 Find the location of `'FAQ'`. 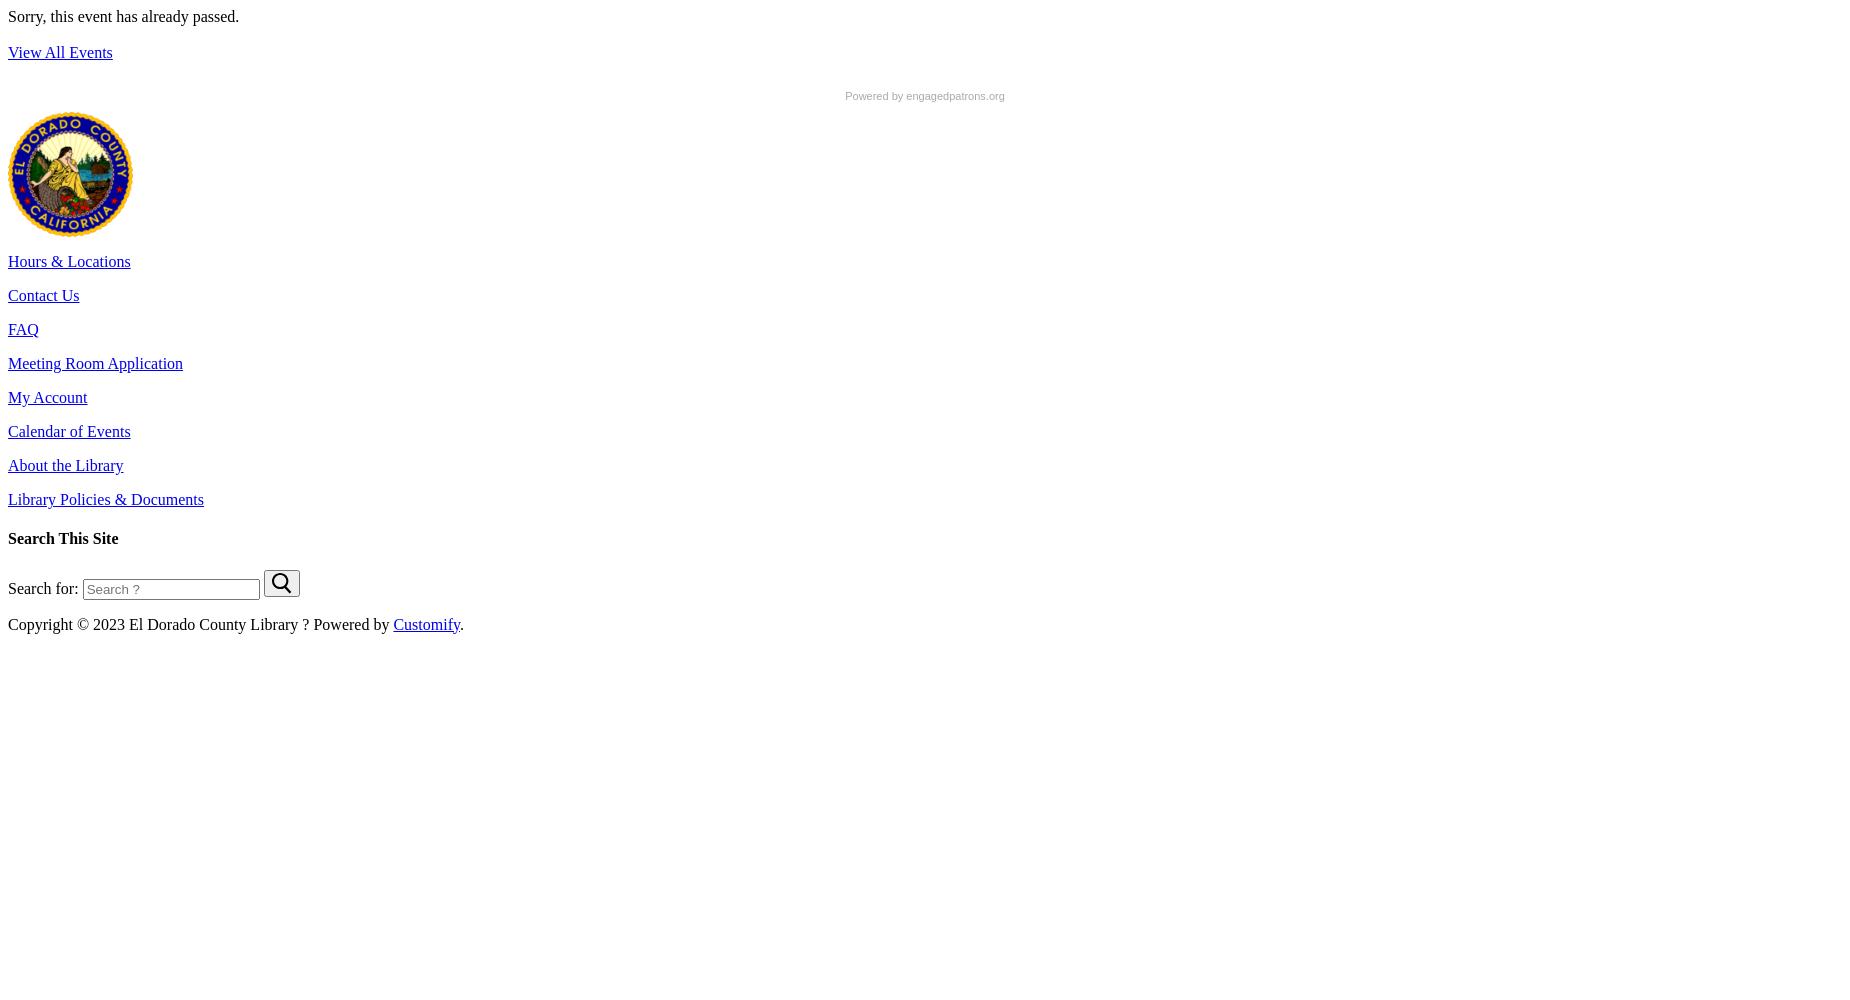

'FAQ' is located at coordinates (21, 328).